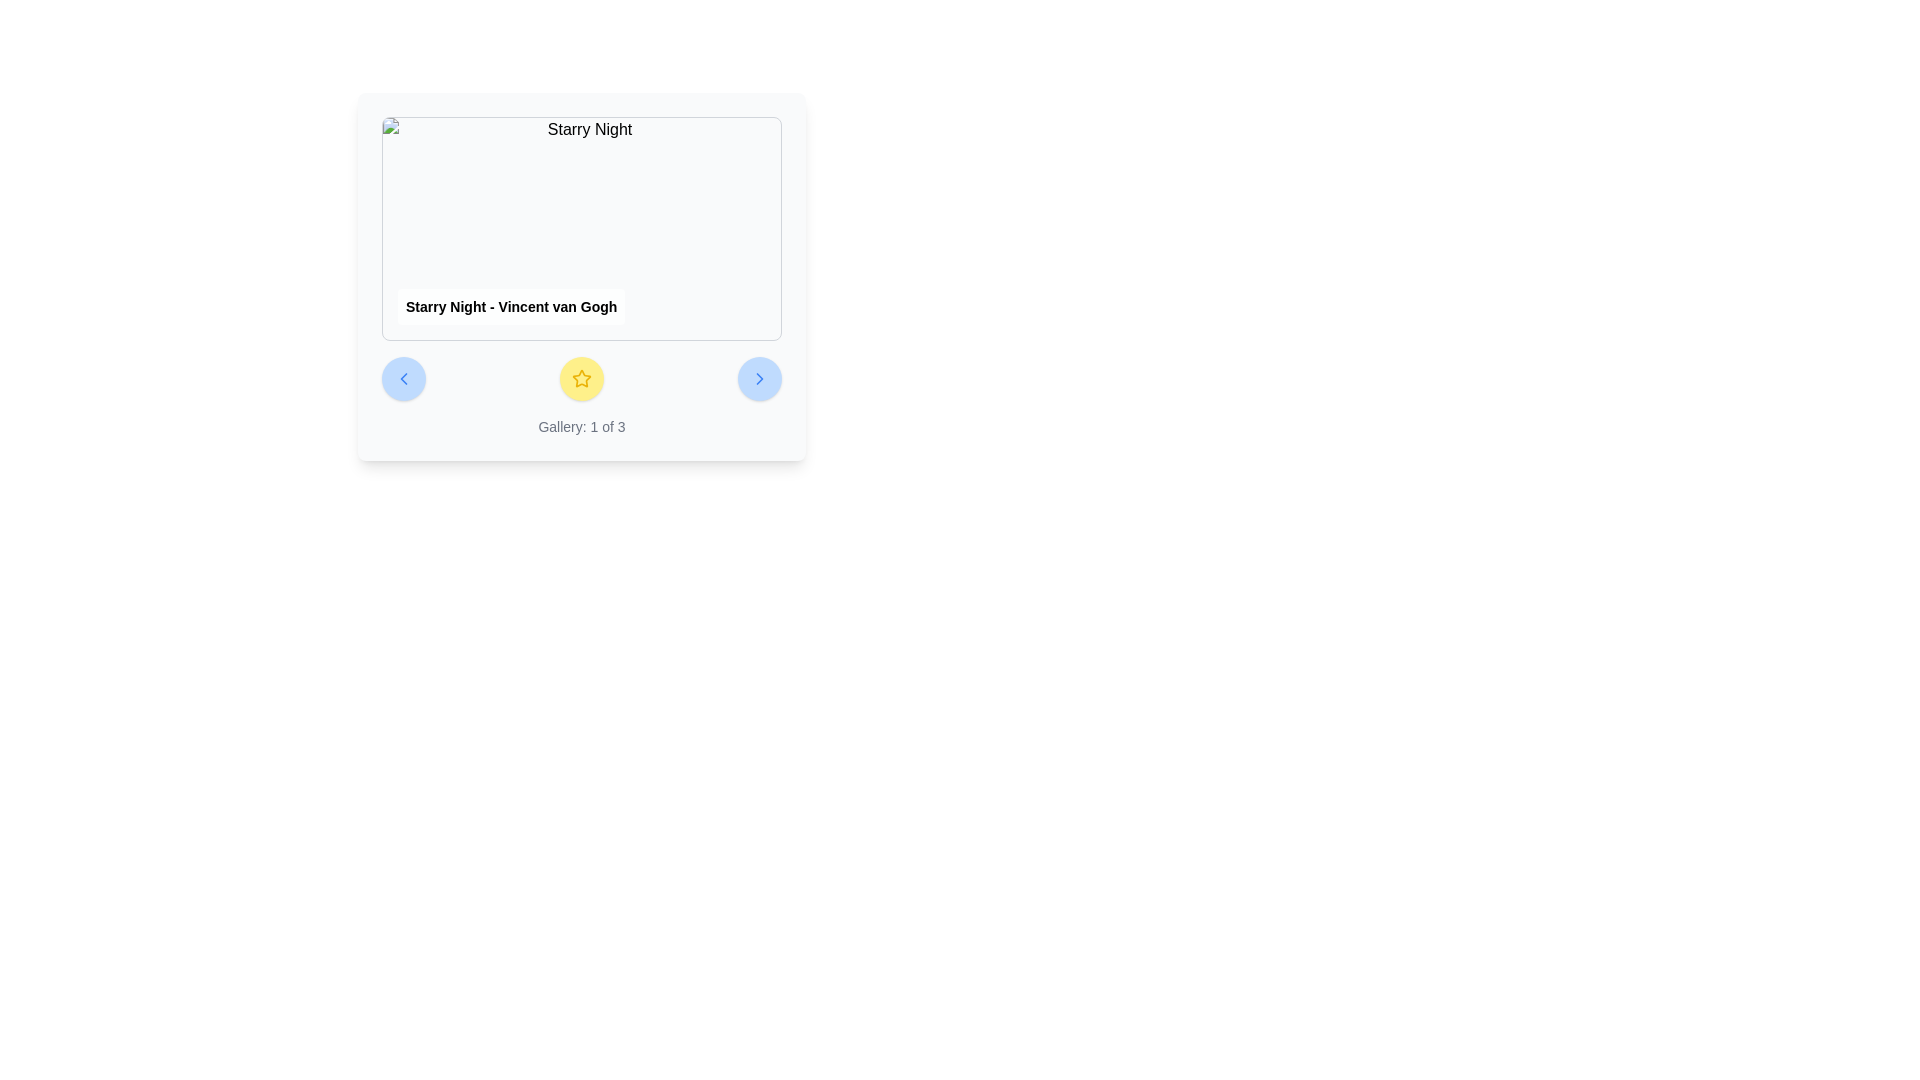 The height and width of the screenshot is (1080, 1920). Describe the element at coordinates (758, 378) in the screenshot. I see `the chevron icon located within the circular button in the far-right bottom corner of the gallery navigation area` at that location.